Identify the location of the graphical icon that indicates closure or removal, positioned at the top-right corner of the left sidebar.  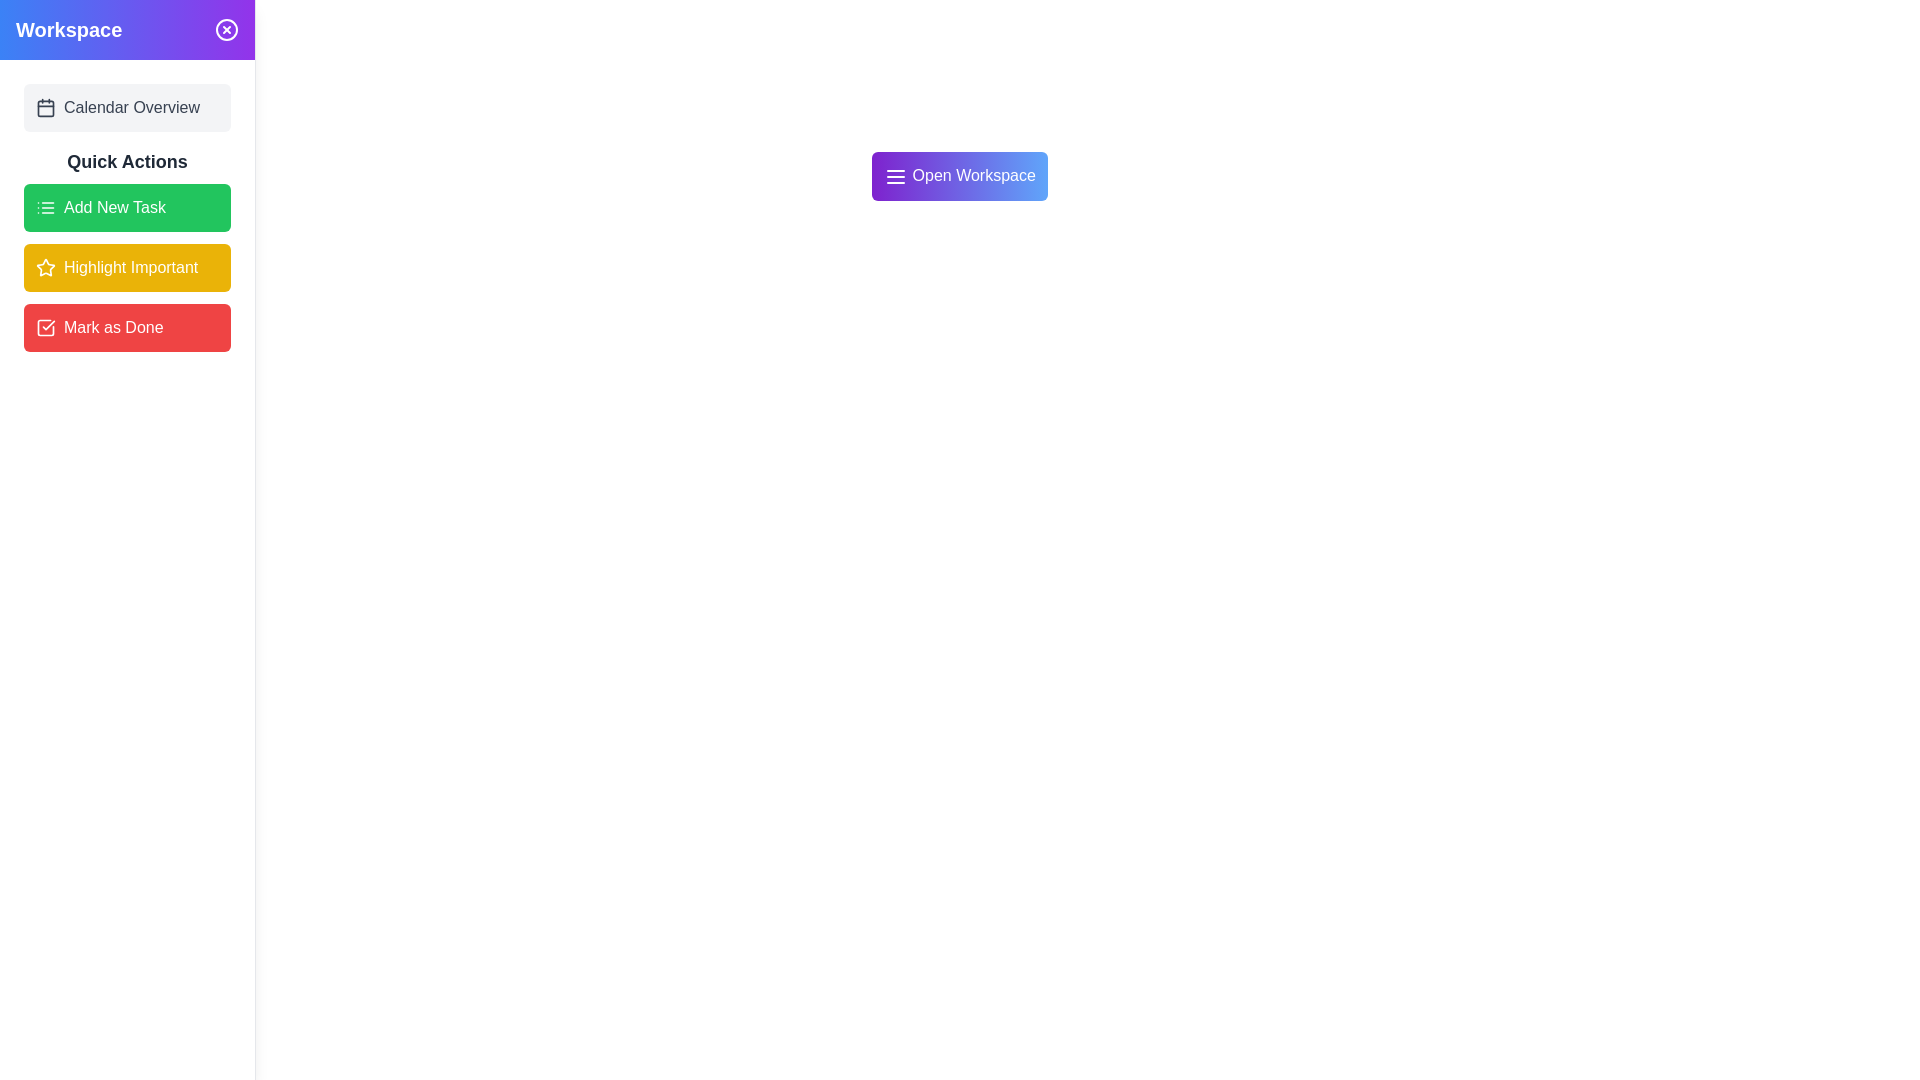
(226, 30).